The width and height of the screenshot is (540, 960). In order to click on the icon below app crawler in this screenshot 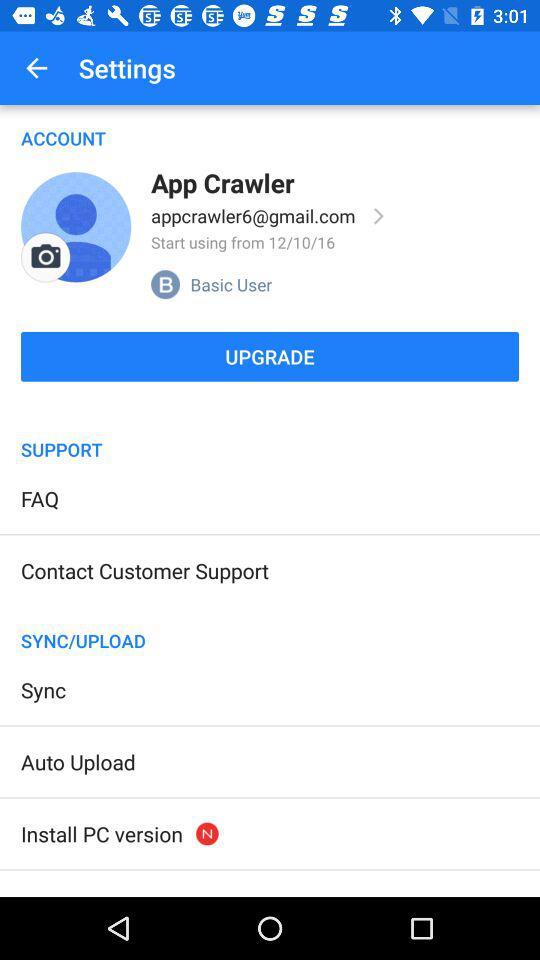, I will do `click(253, 216)`.